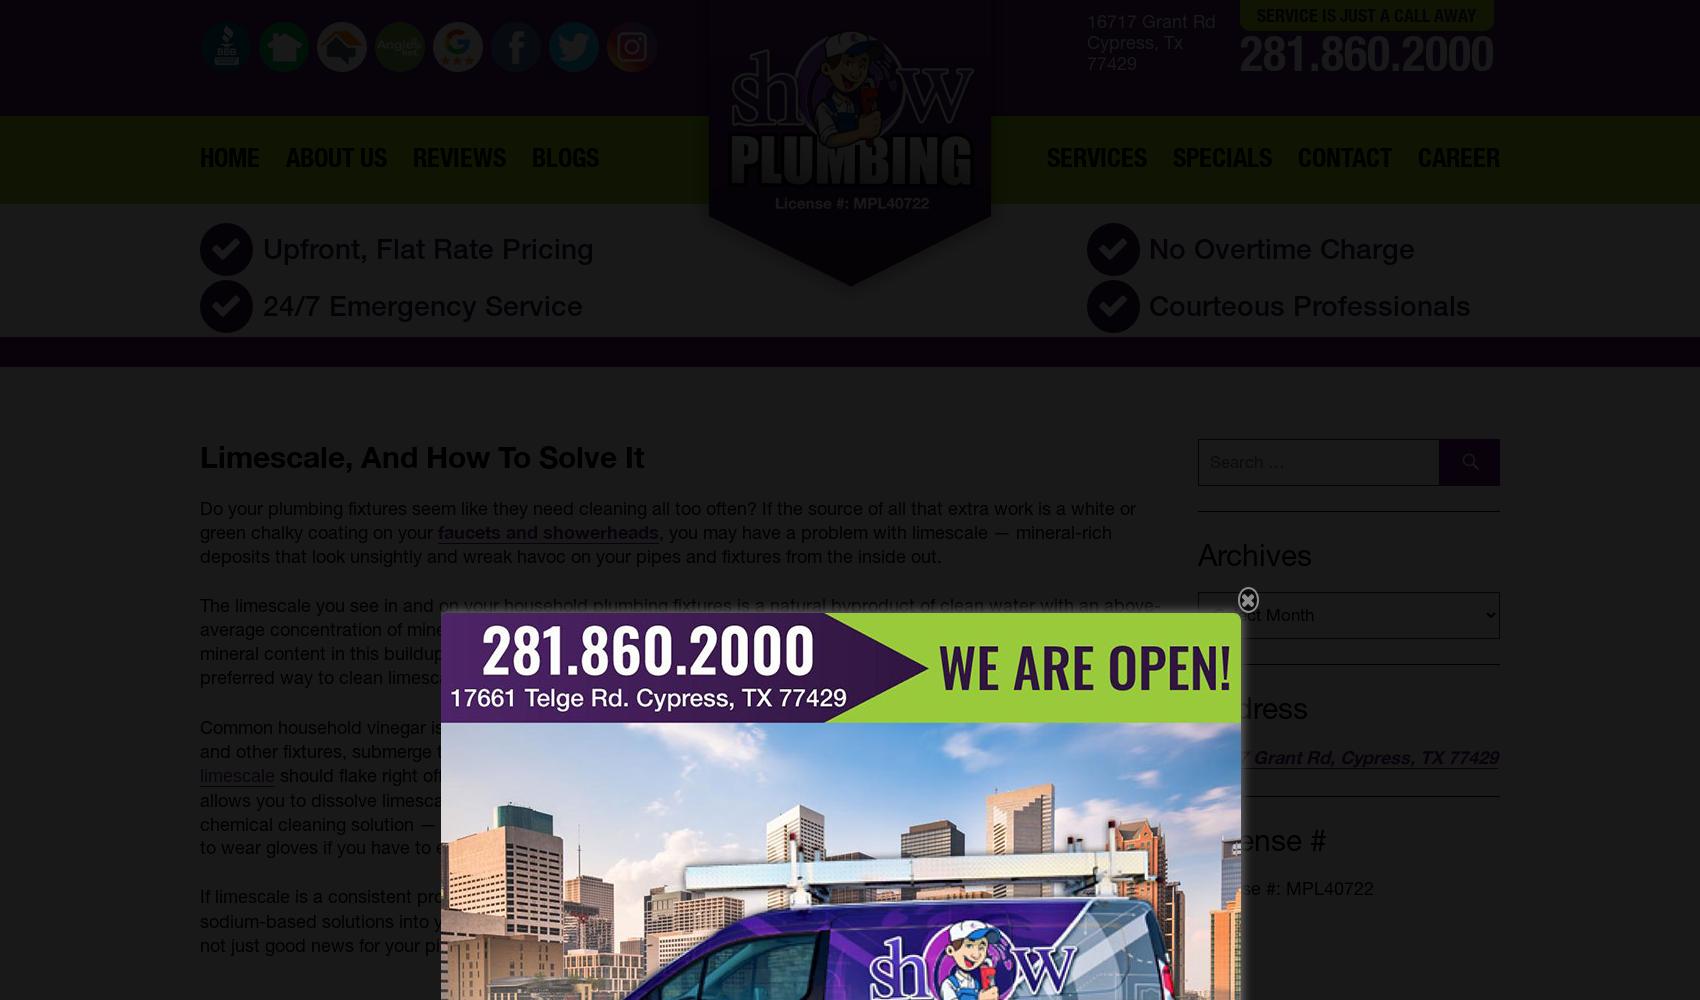 The image size is (1700, 1000). Describe the element at coordinates (692, 676) in the screenshot. I see `'is to weaken and dissolve it using a mild acidic solution.'` at that location.